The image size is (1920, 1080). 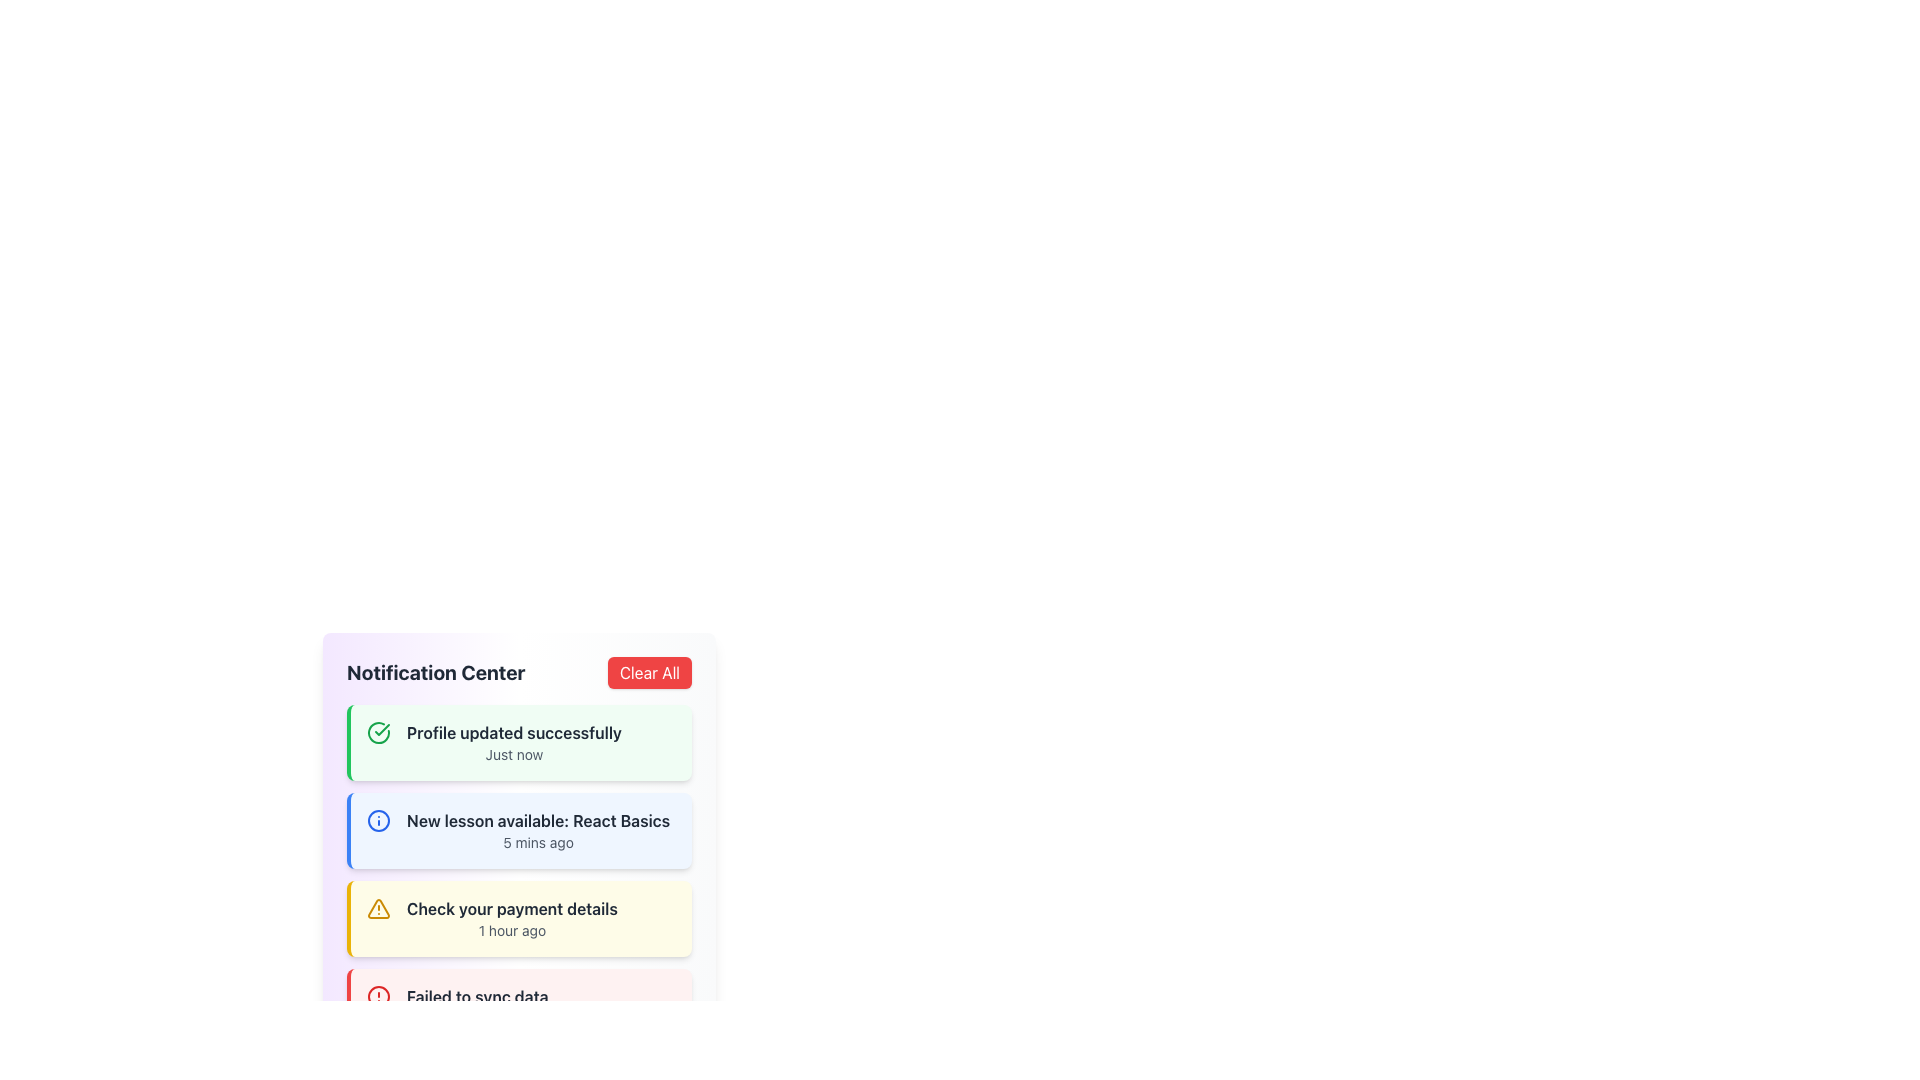 What do you see at coordinates (519, 804) in the screenshot?
I see `the second notification card` at bounding box center [519, 804].